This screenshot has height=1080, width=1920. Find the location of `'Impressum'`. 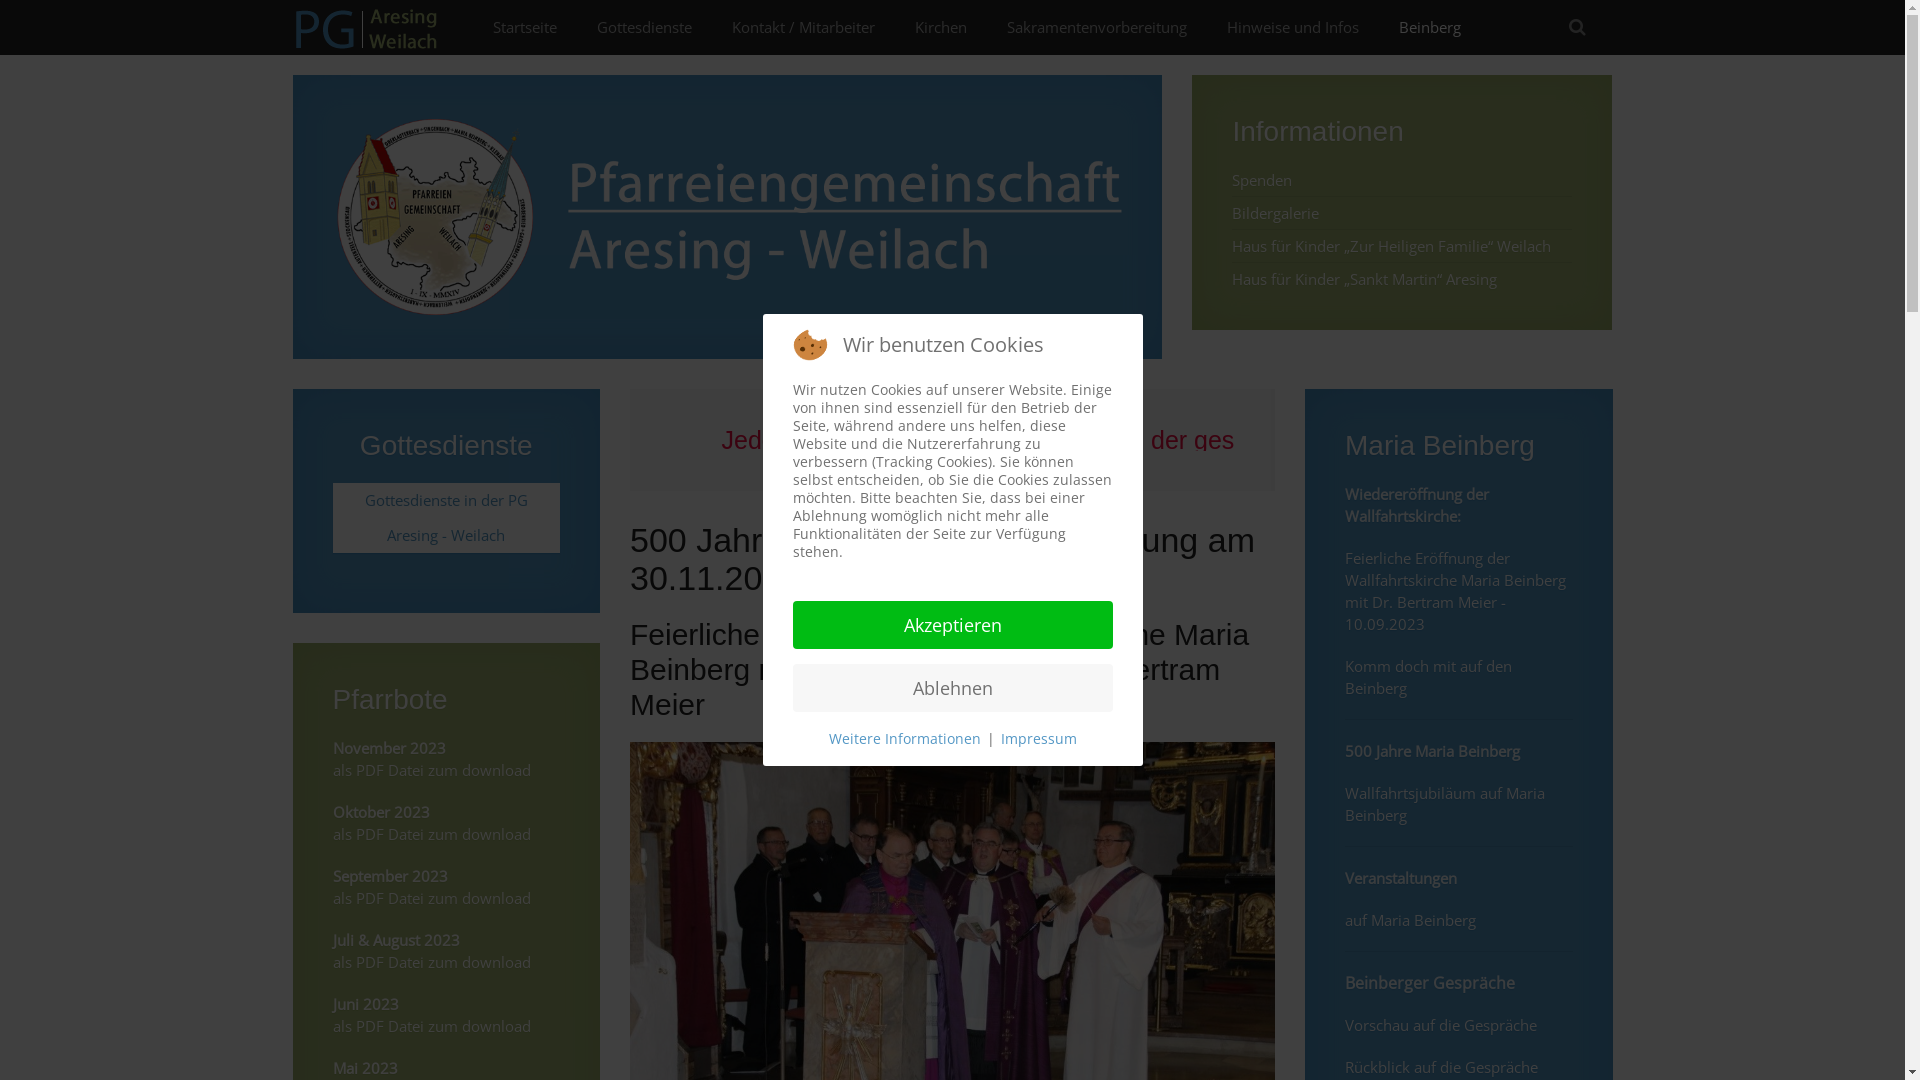

'Impressum' is located at coordinates (1037, 739).